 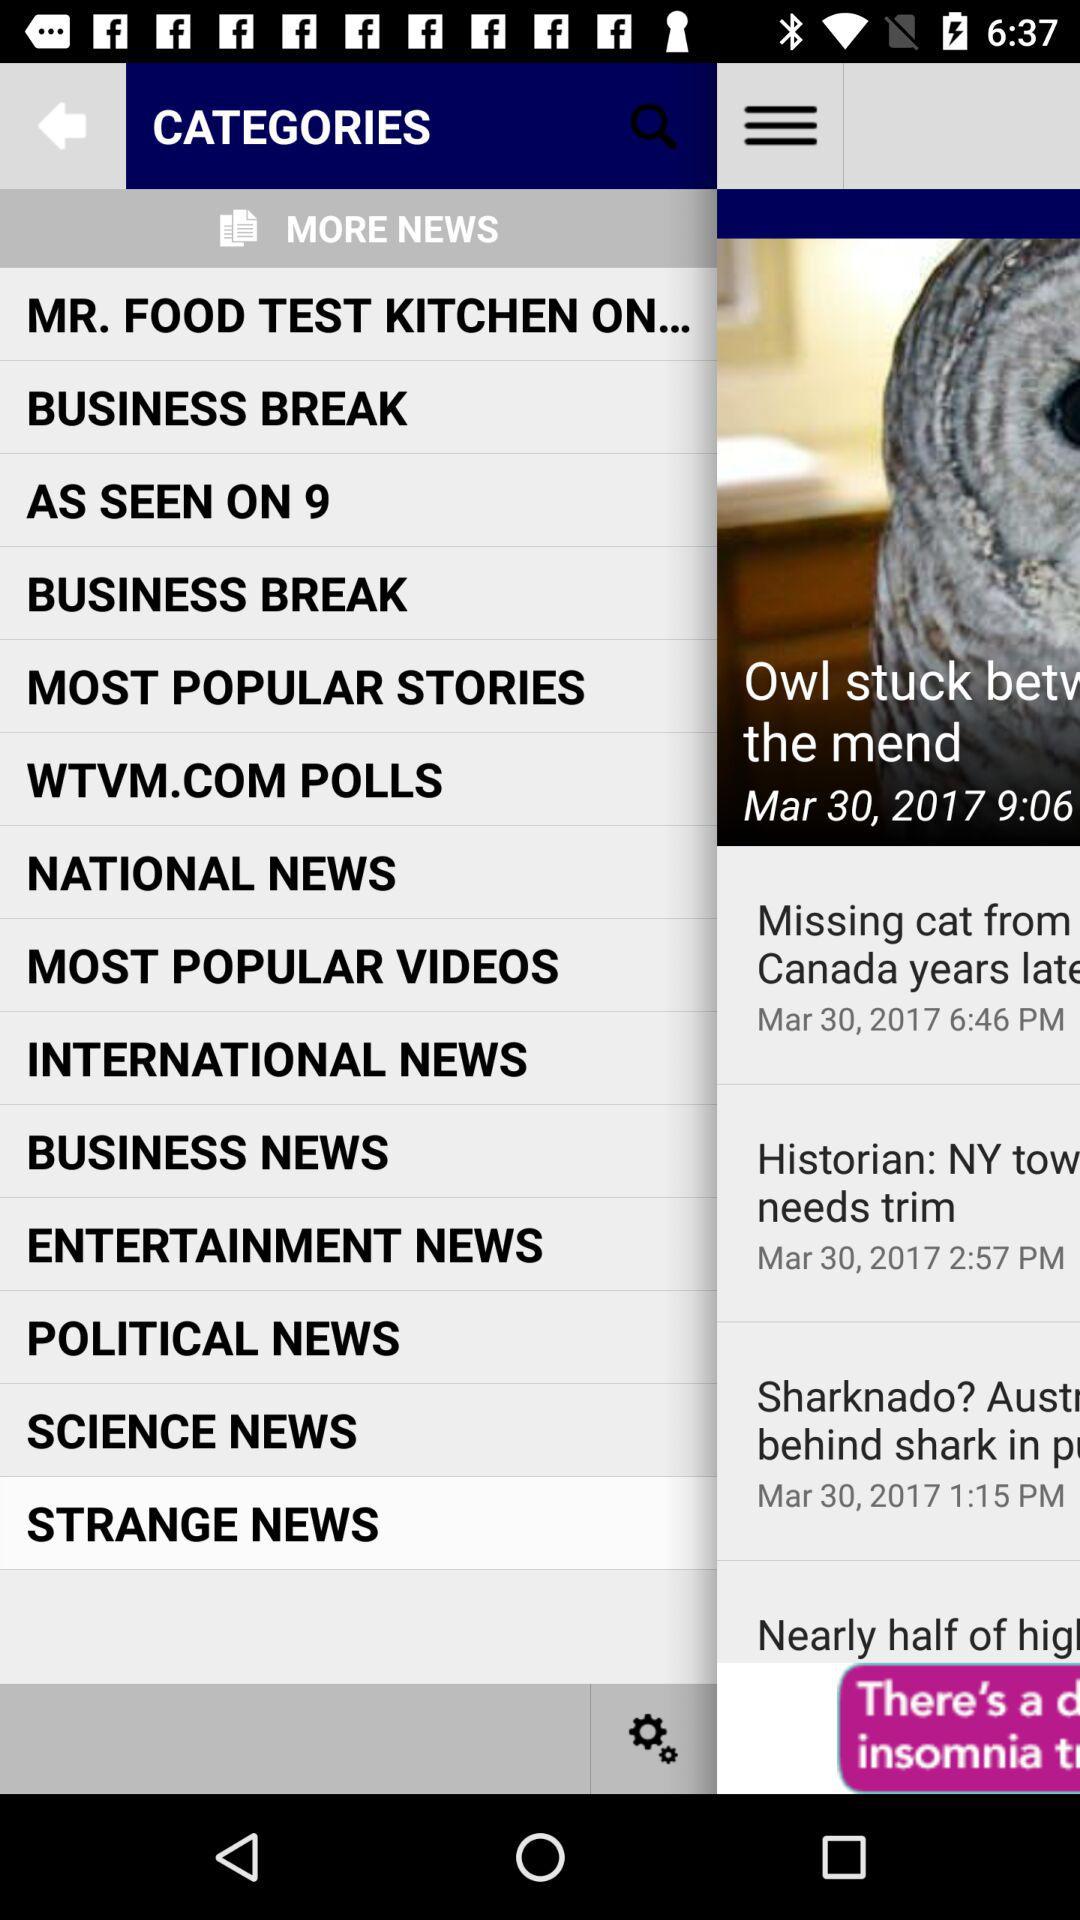 What do you see at coordinates (654, 1737) in the screenshot?
I see `the settings icon` at bounding box center [654, 1737].